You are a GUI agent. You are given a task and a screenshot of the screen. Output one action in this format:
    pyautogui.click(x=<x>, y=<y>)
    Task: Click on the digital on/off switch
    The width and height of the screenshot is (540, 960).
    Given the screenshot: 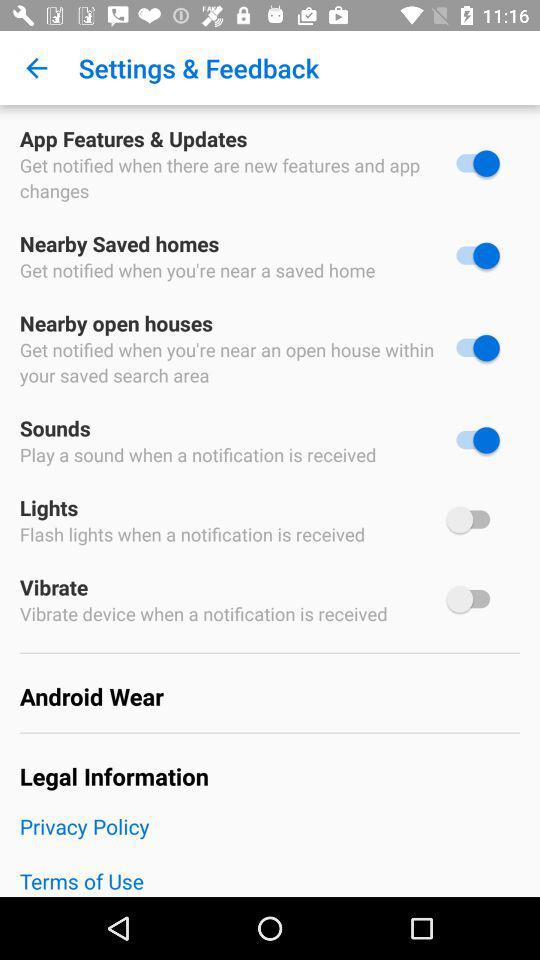 What is the action you would take?
    pyautogui.click(x=472, y=254)
    